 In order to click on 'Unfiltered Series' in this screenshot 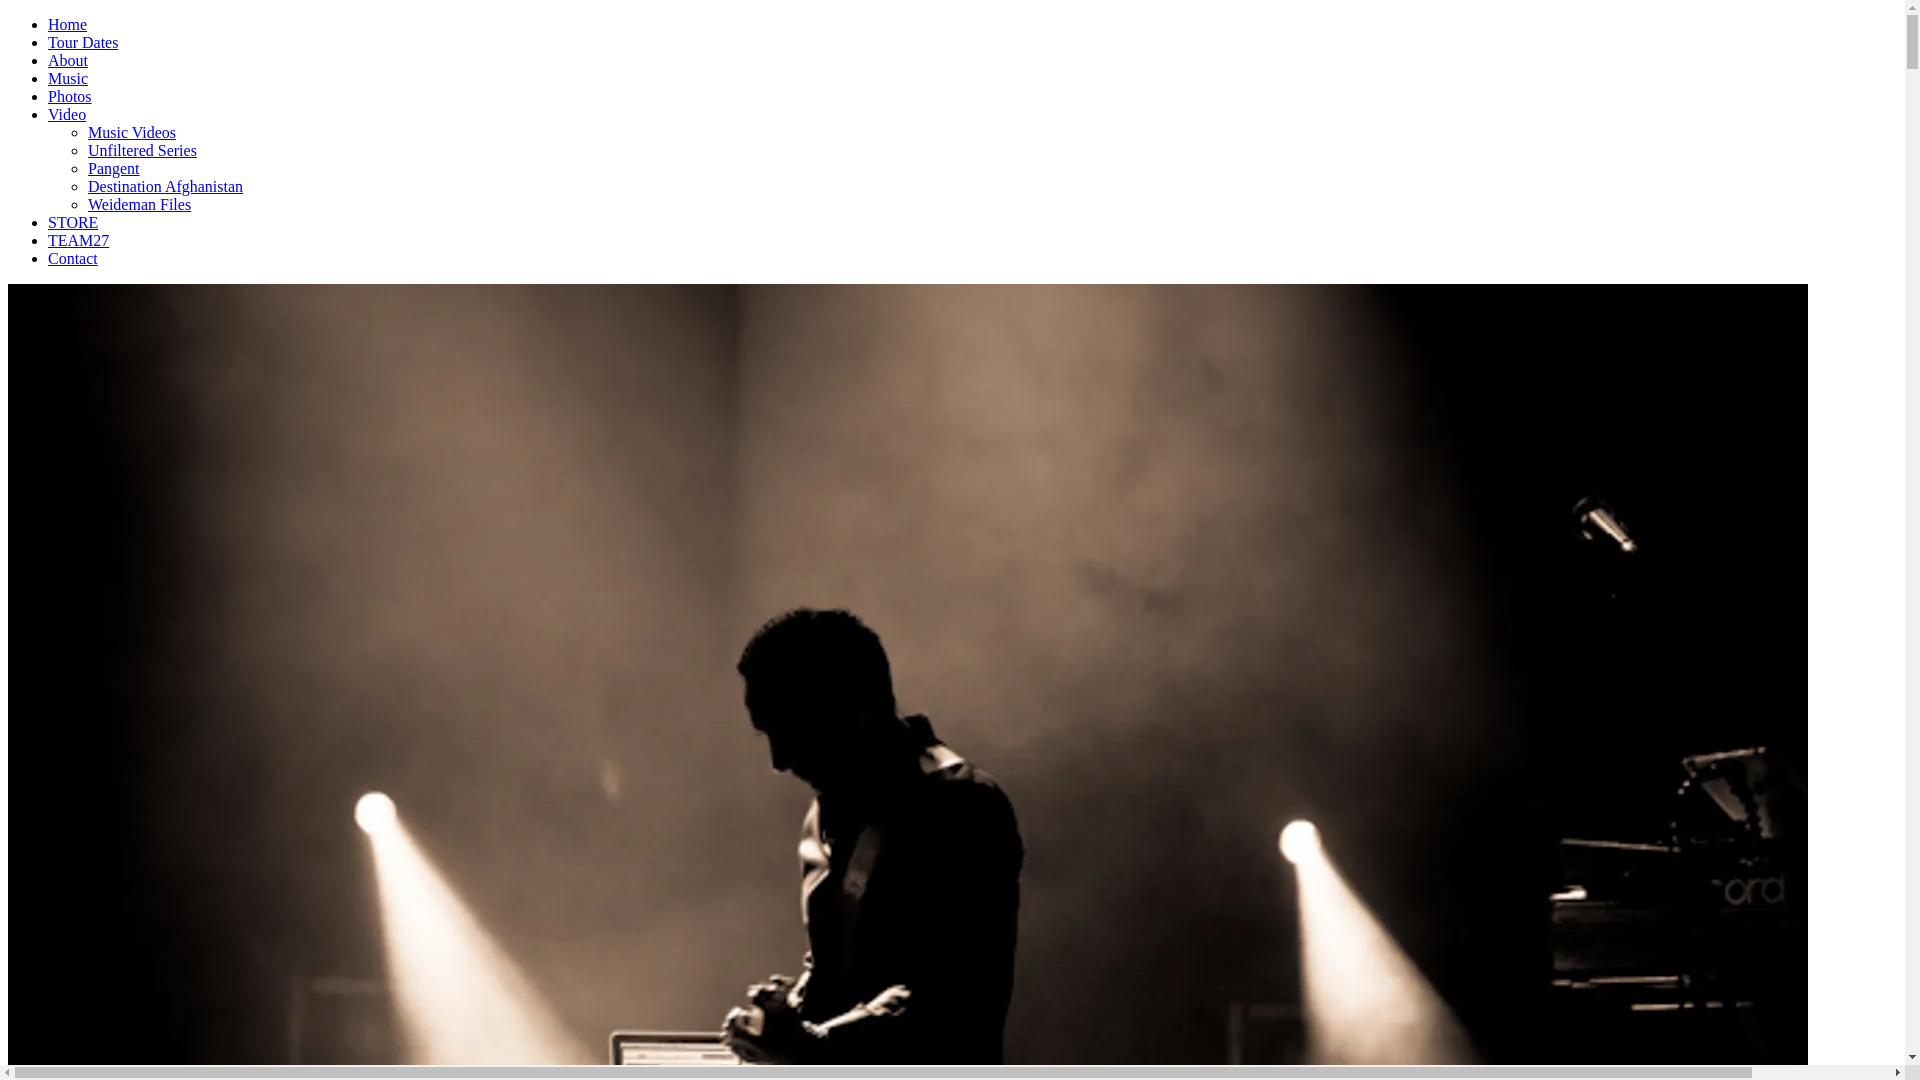, I will do `click(86, 149)`.